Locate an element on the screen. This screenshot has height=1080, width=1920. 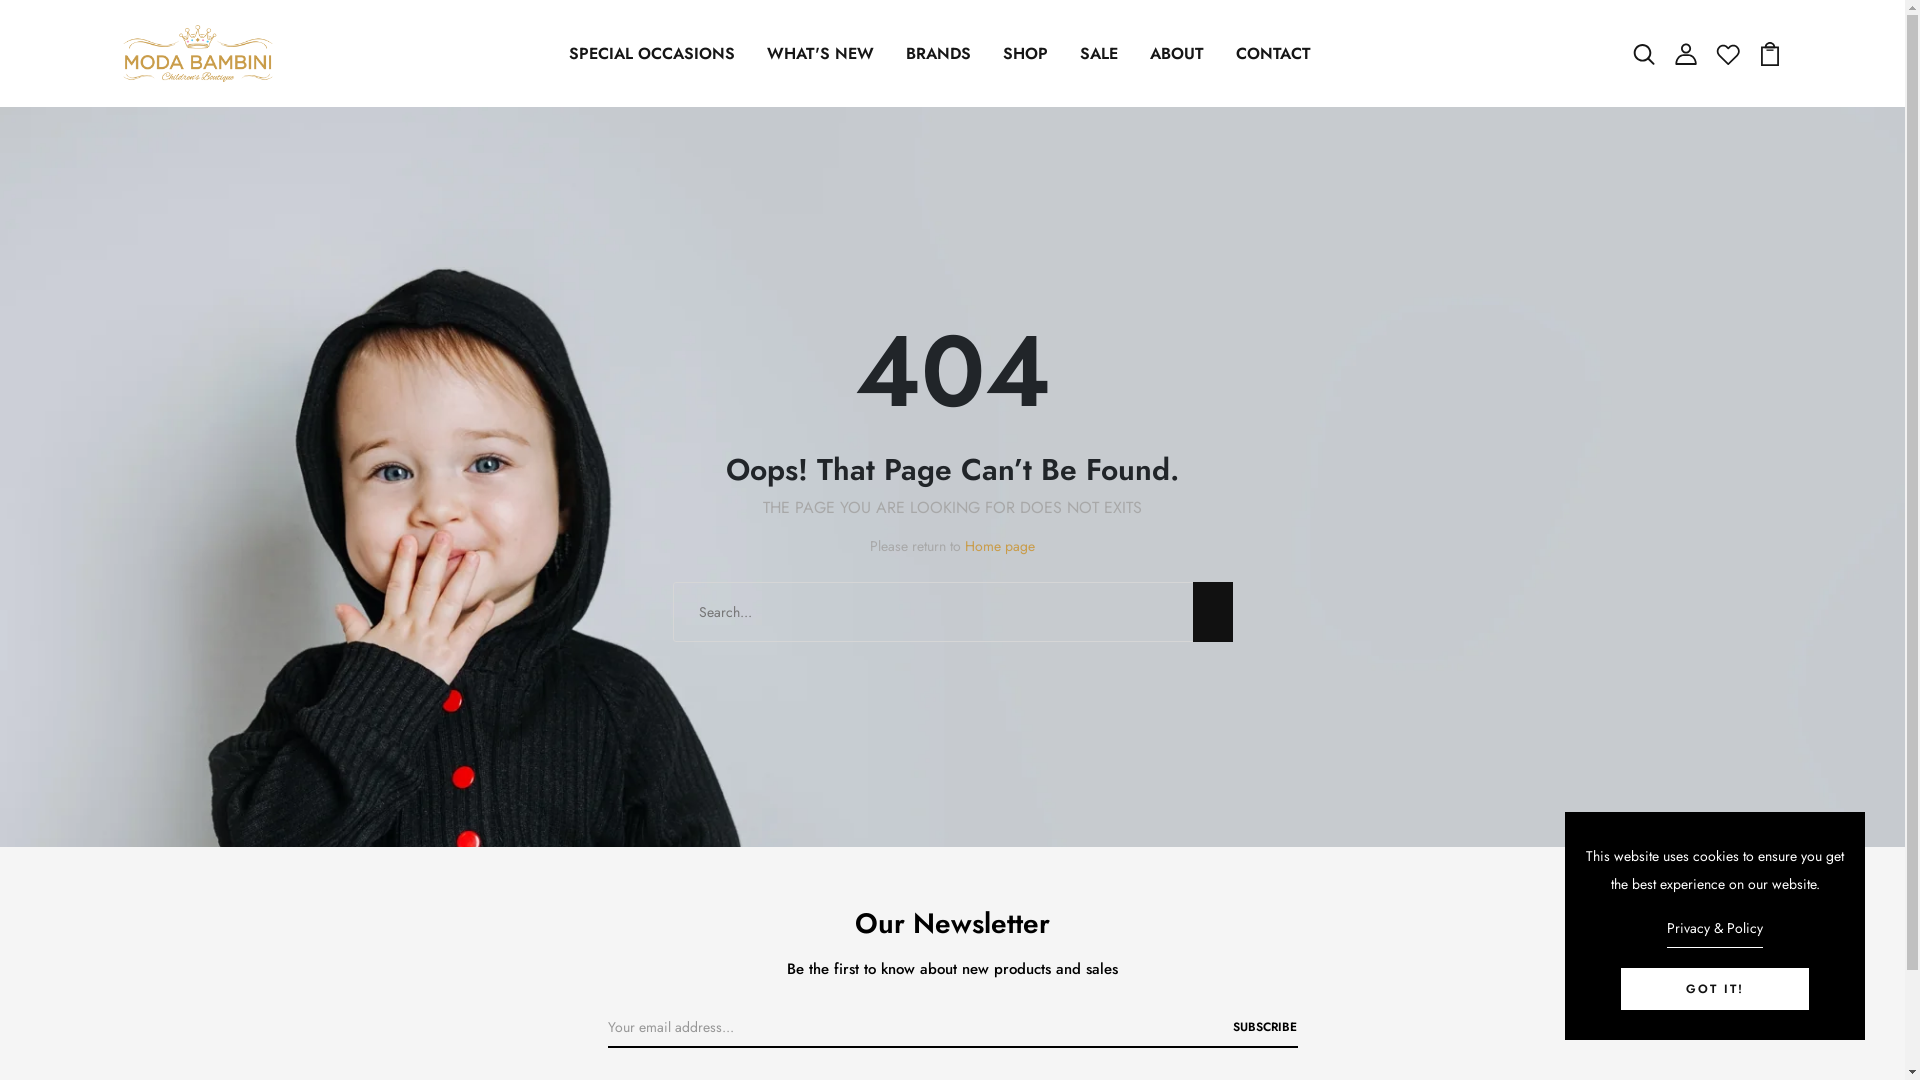
'WHAT'S NEW' is located at coordinates (820, 53).